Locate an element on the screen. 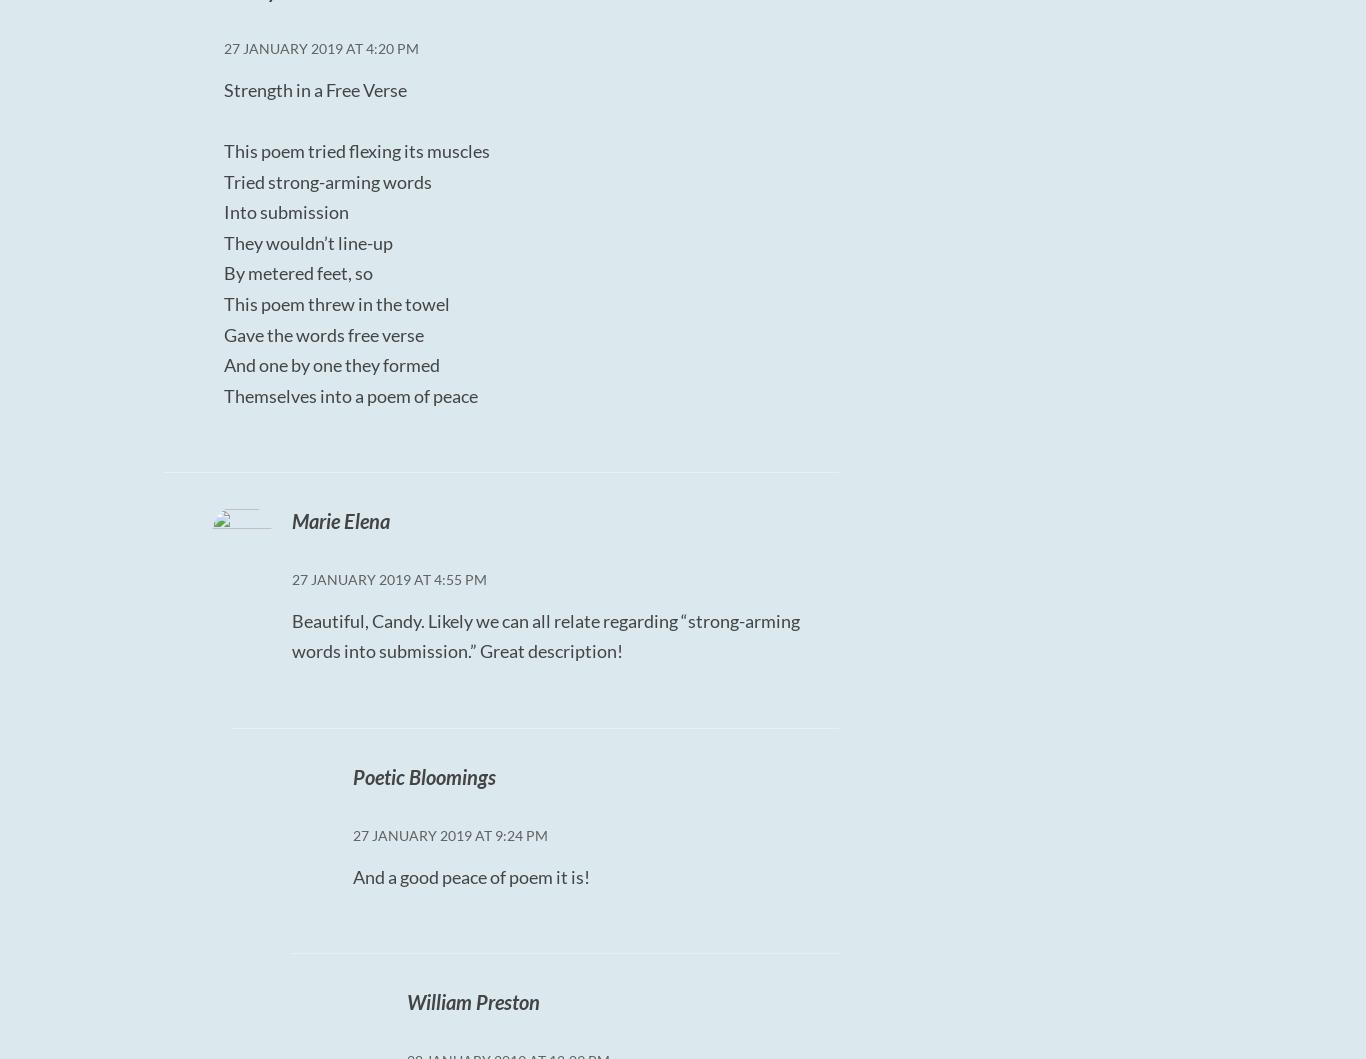 This screenshot has height=1059, width=1366. 'By metered feet, so' is located at coordinates (298, 273).